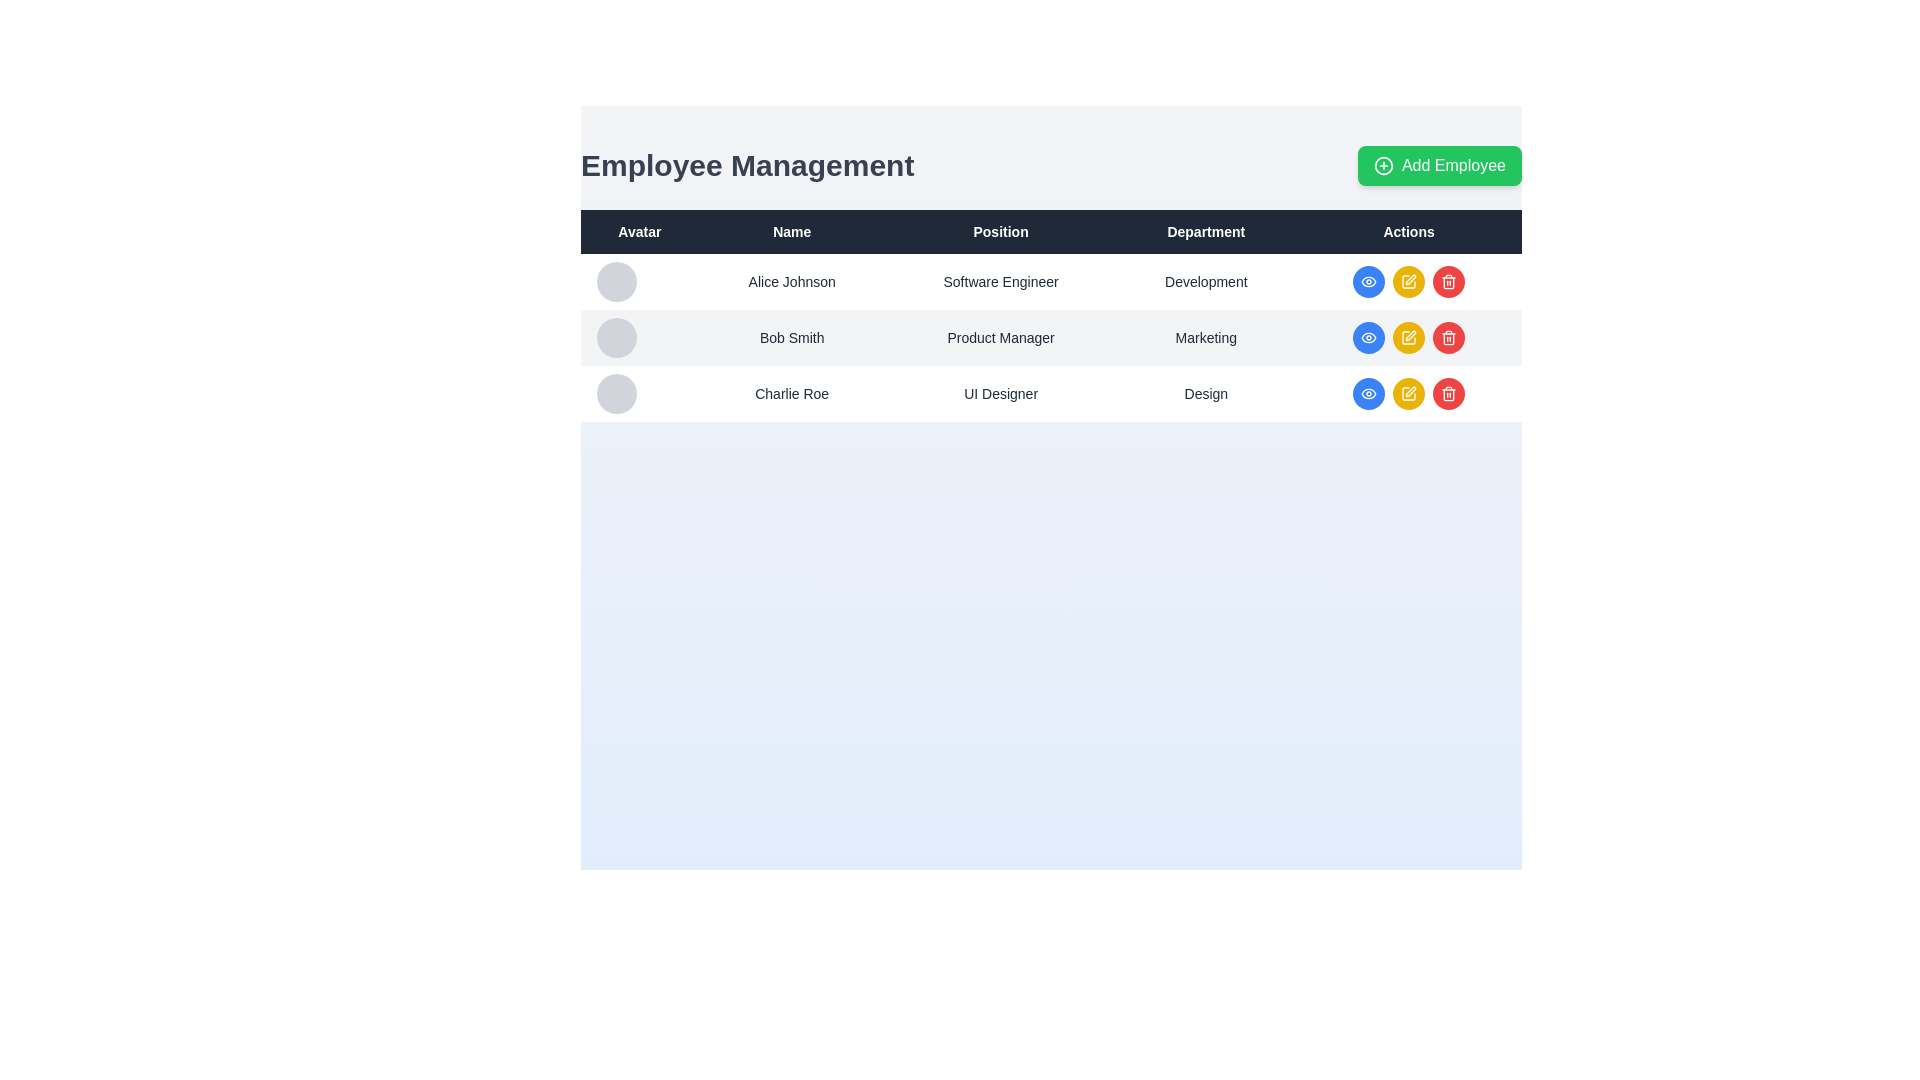  What do you see at coordinates (1050, 281) in the screenshot?
I see `the first row` at bounding box center [1050, 281].